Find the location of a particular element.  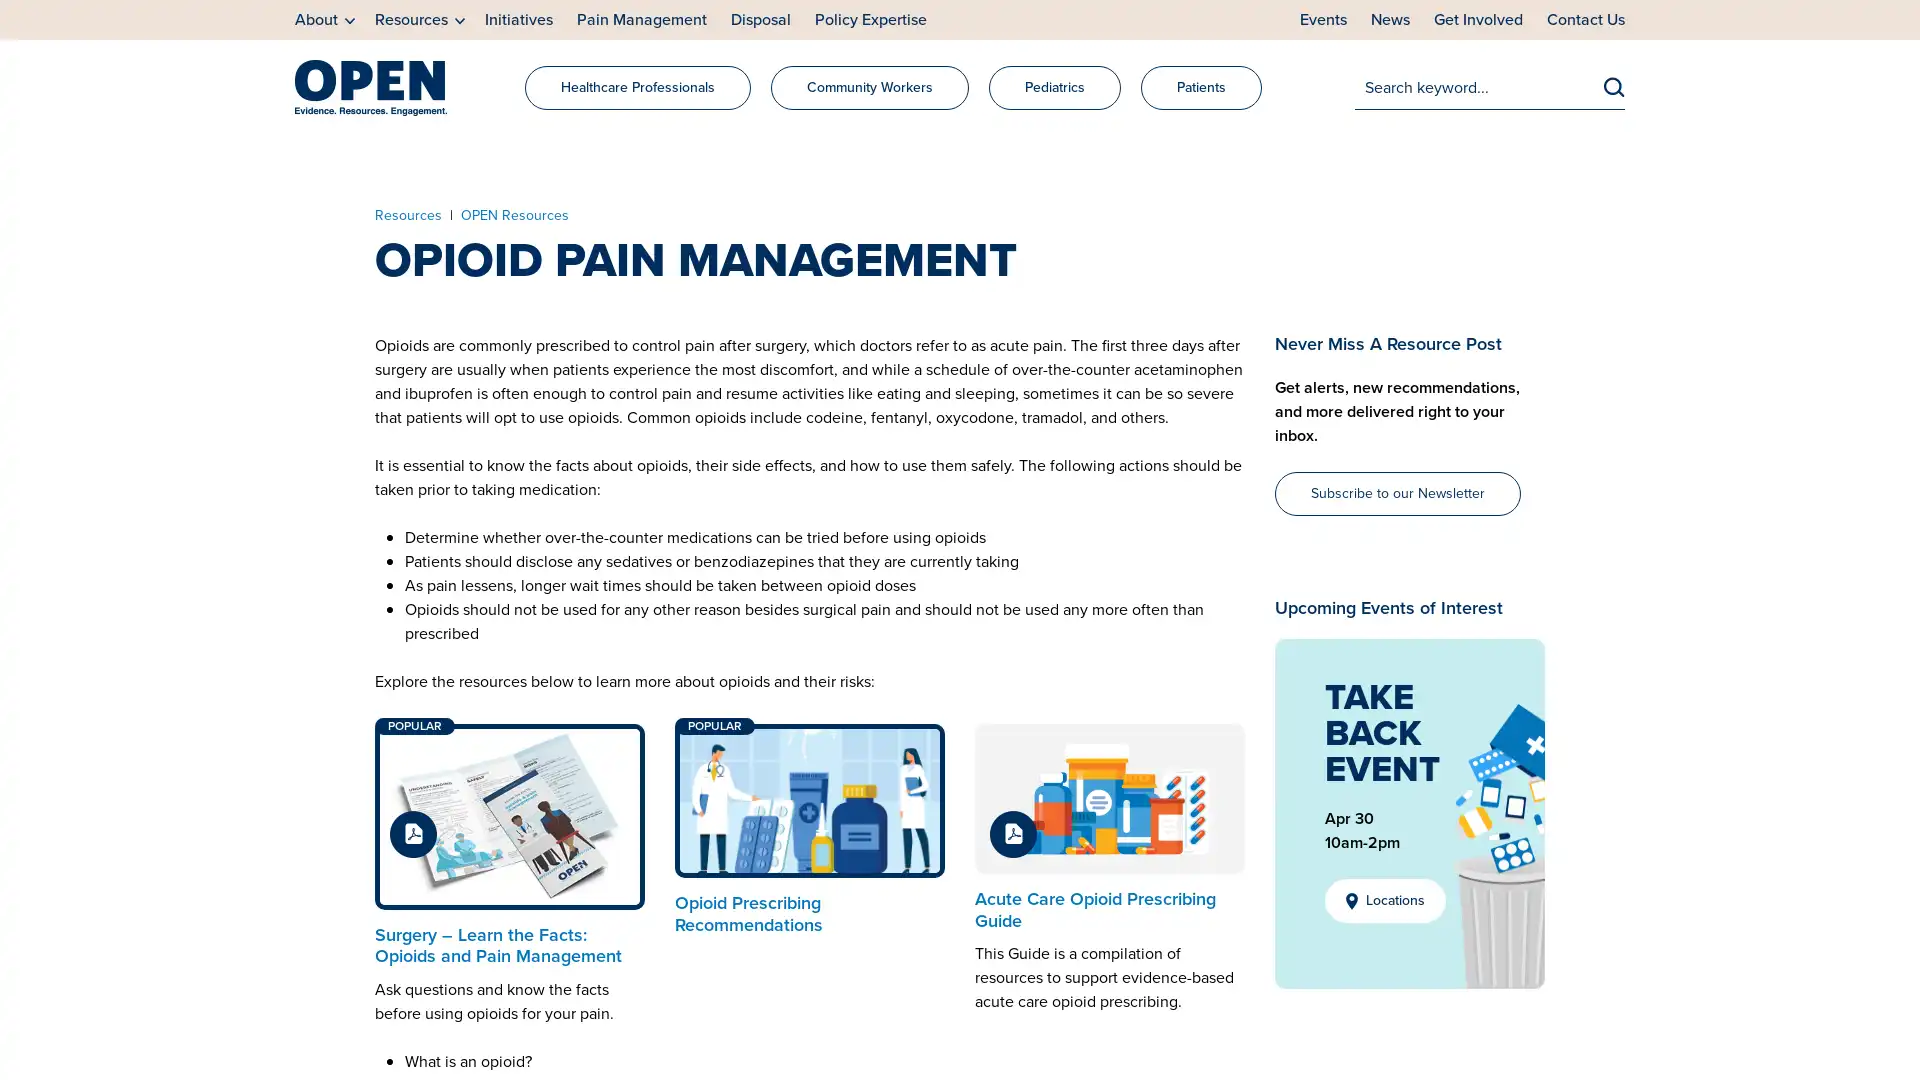

SEARCH is located at coordinates (1614, 85).